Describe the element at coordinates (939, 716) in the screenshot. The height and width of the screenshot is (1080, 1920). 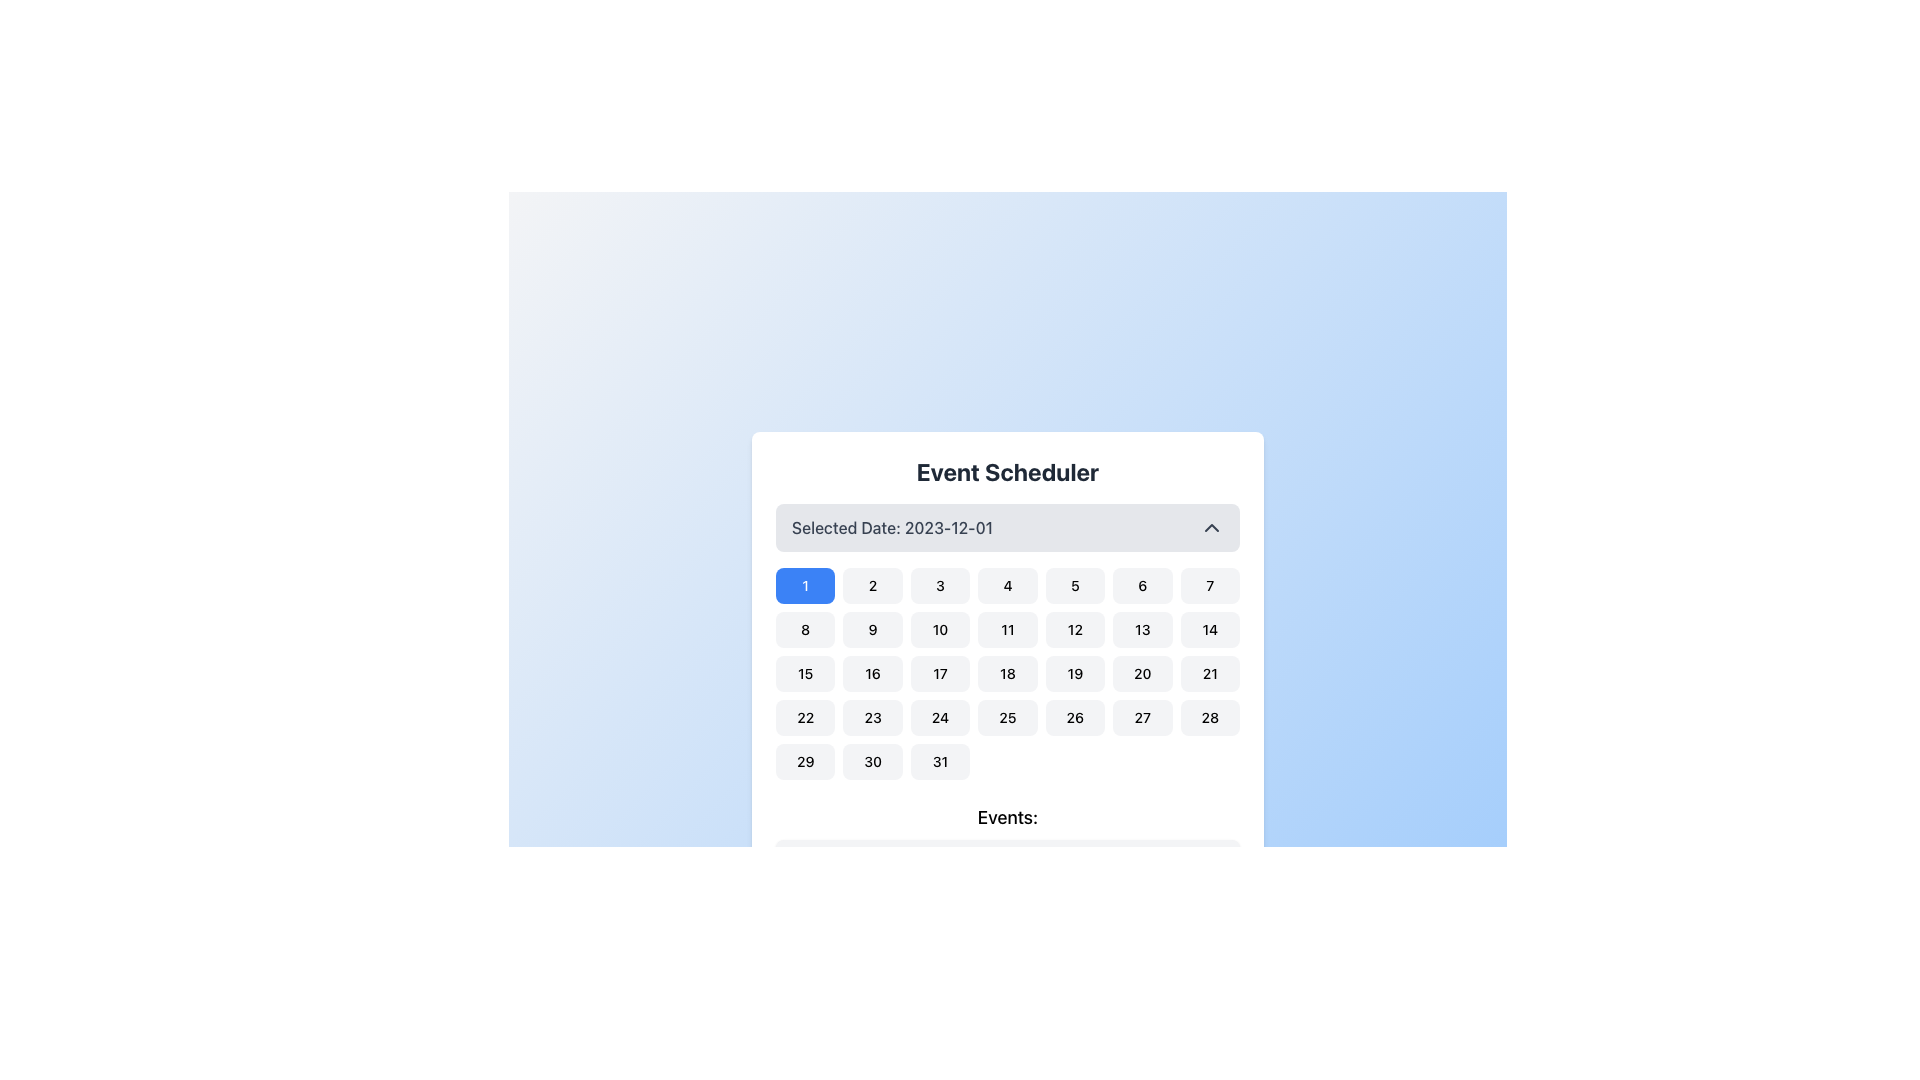
I see `the button representing the 24th day in the calendar to change its background color` at that location.